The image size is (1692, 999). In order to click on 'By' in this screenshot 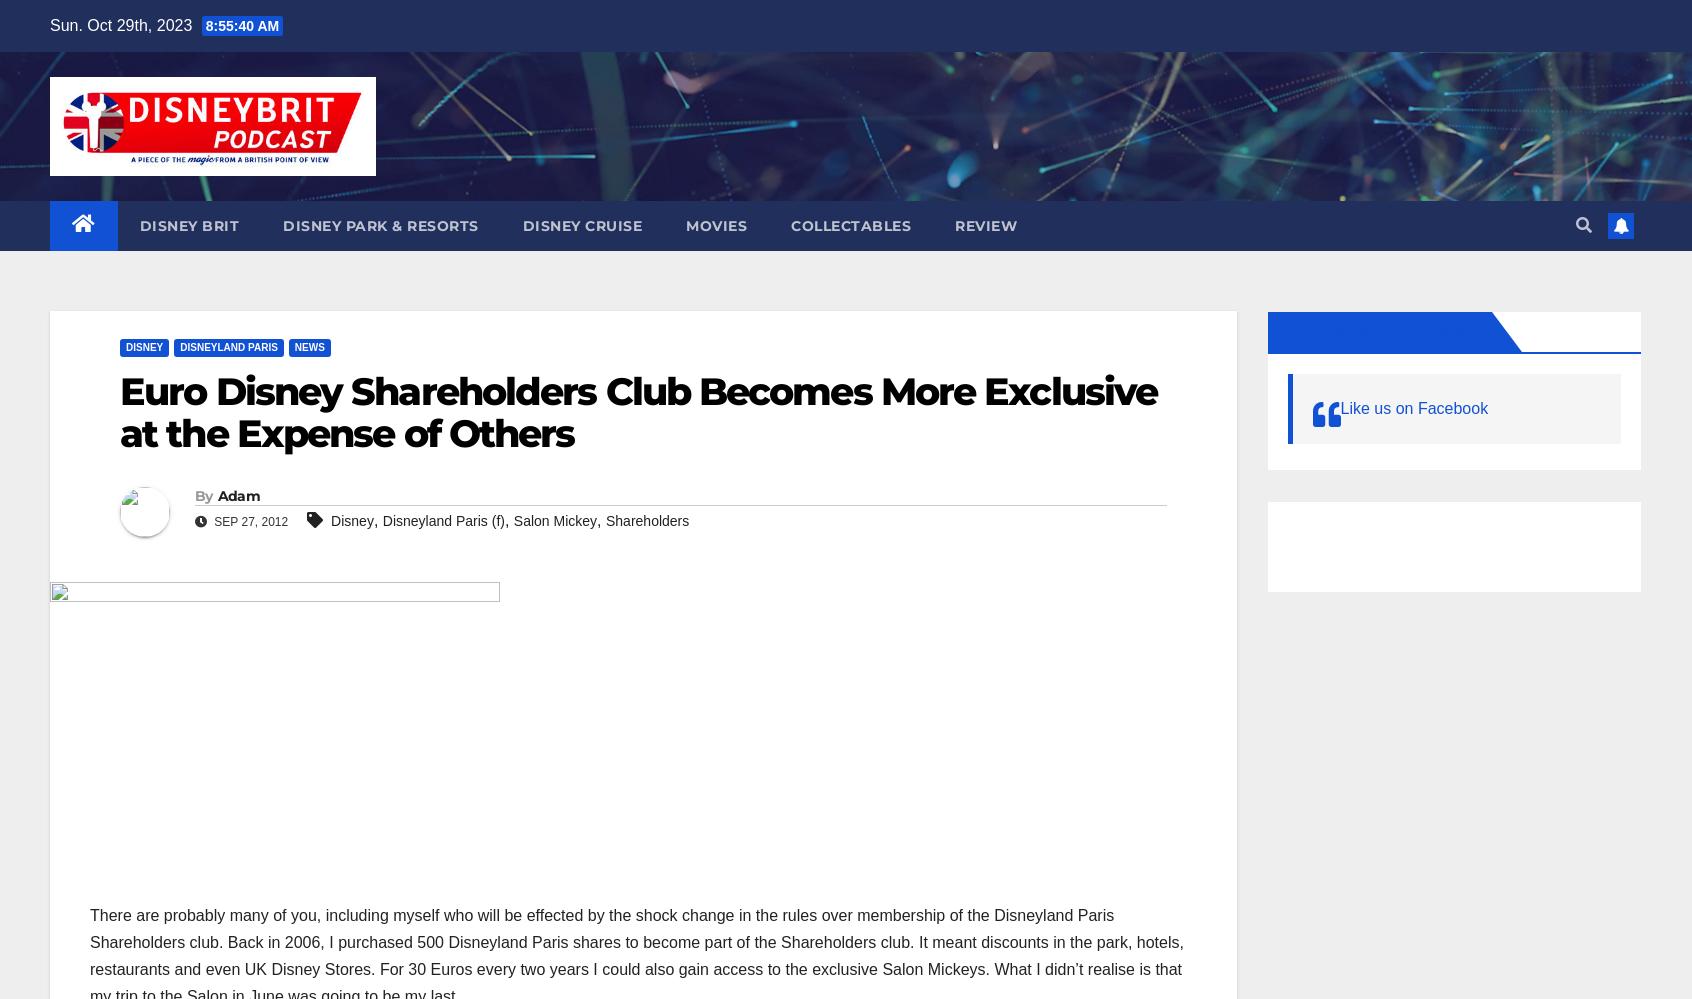, I will do `click(202, 496)`.